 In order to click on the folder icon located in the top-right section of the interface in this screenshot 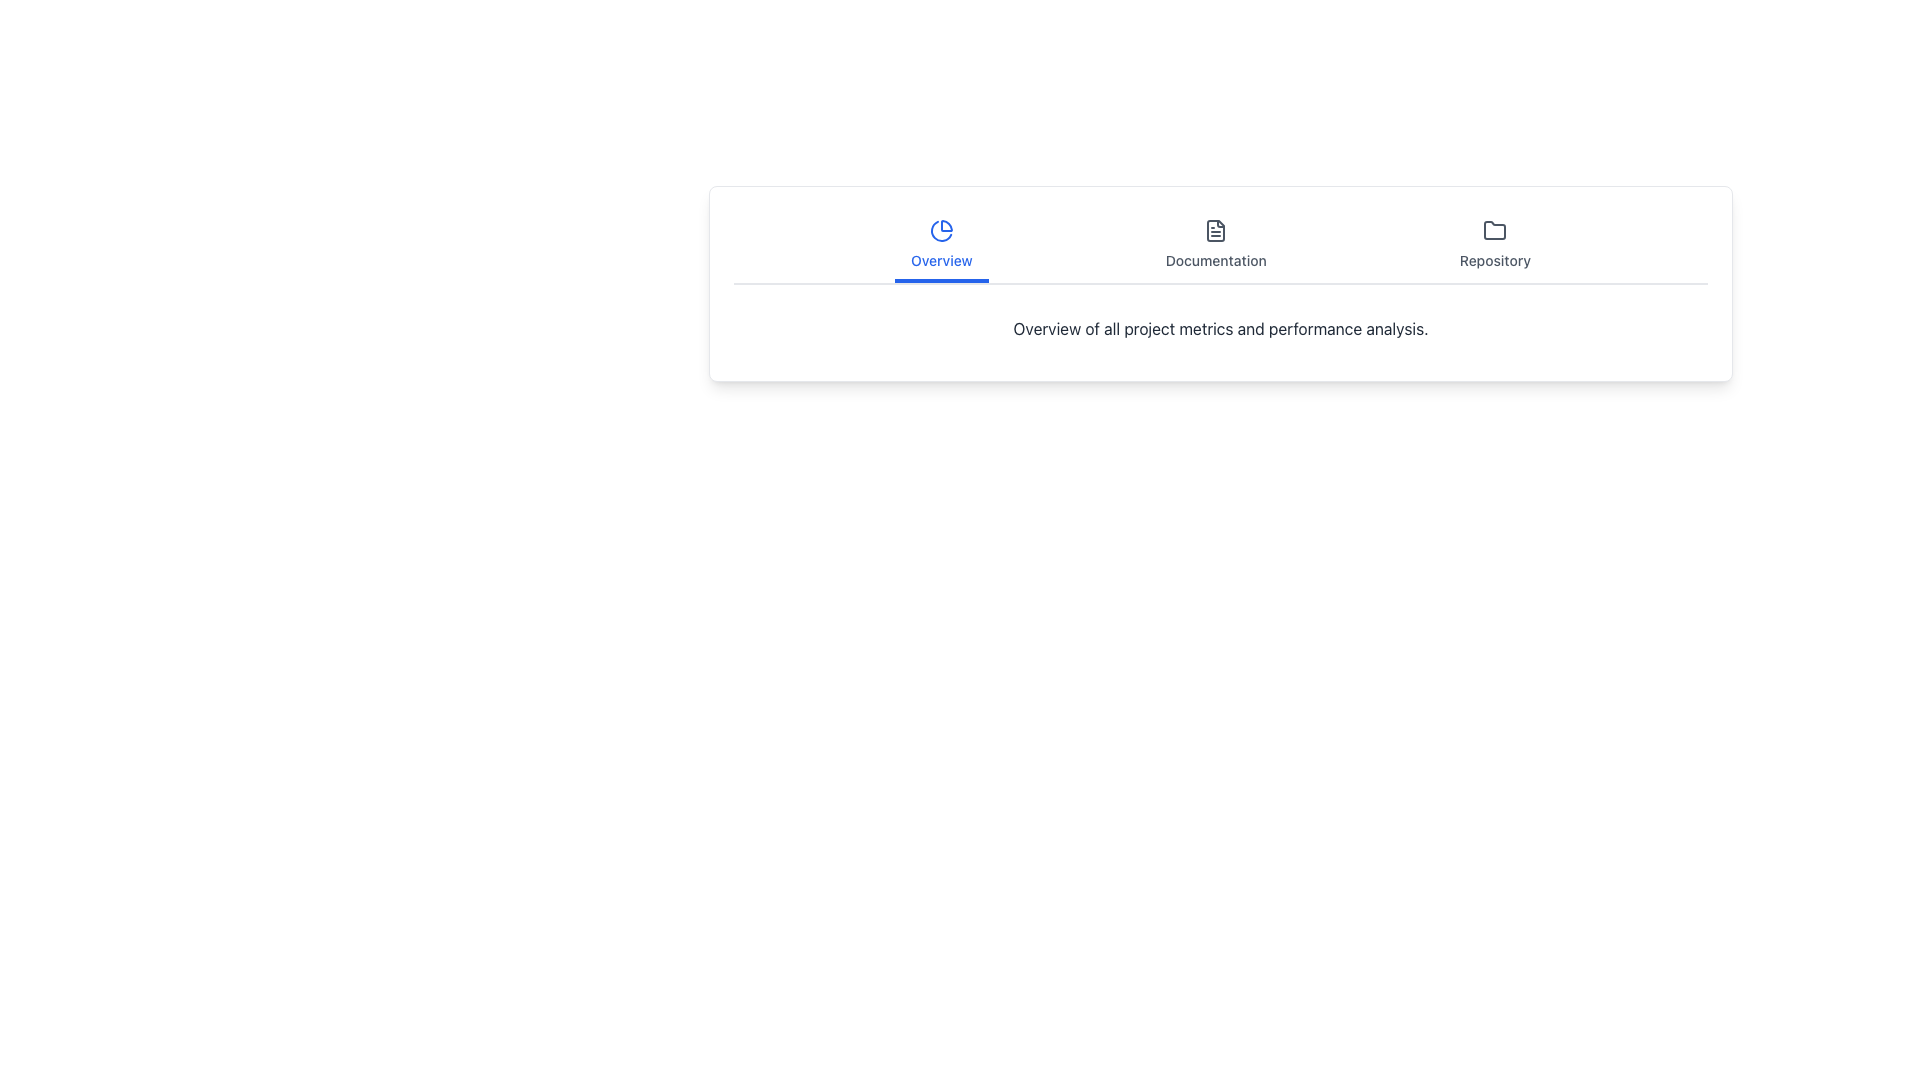, I will do `click(1495, 229)`.